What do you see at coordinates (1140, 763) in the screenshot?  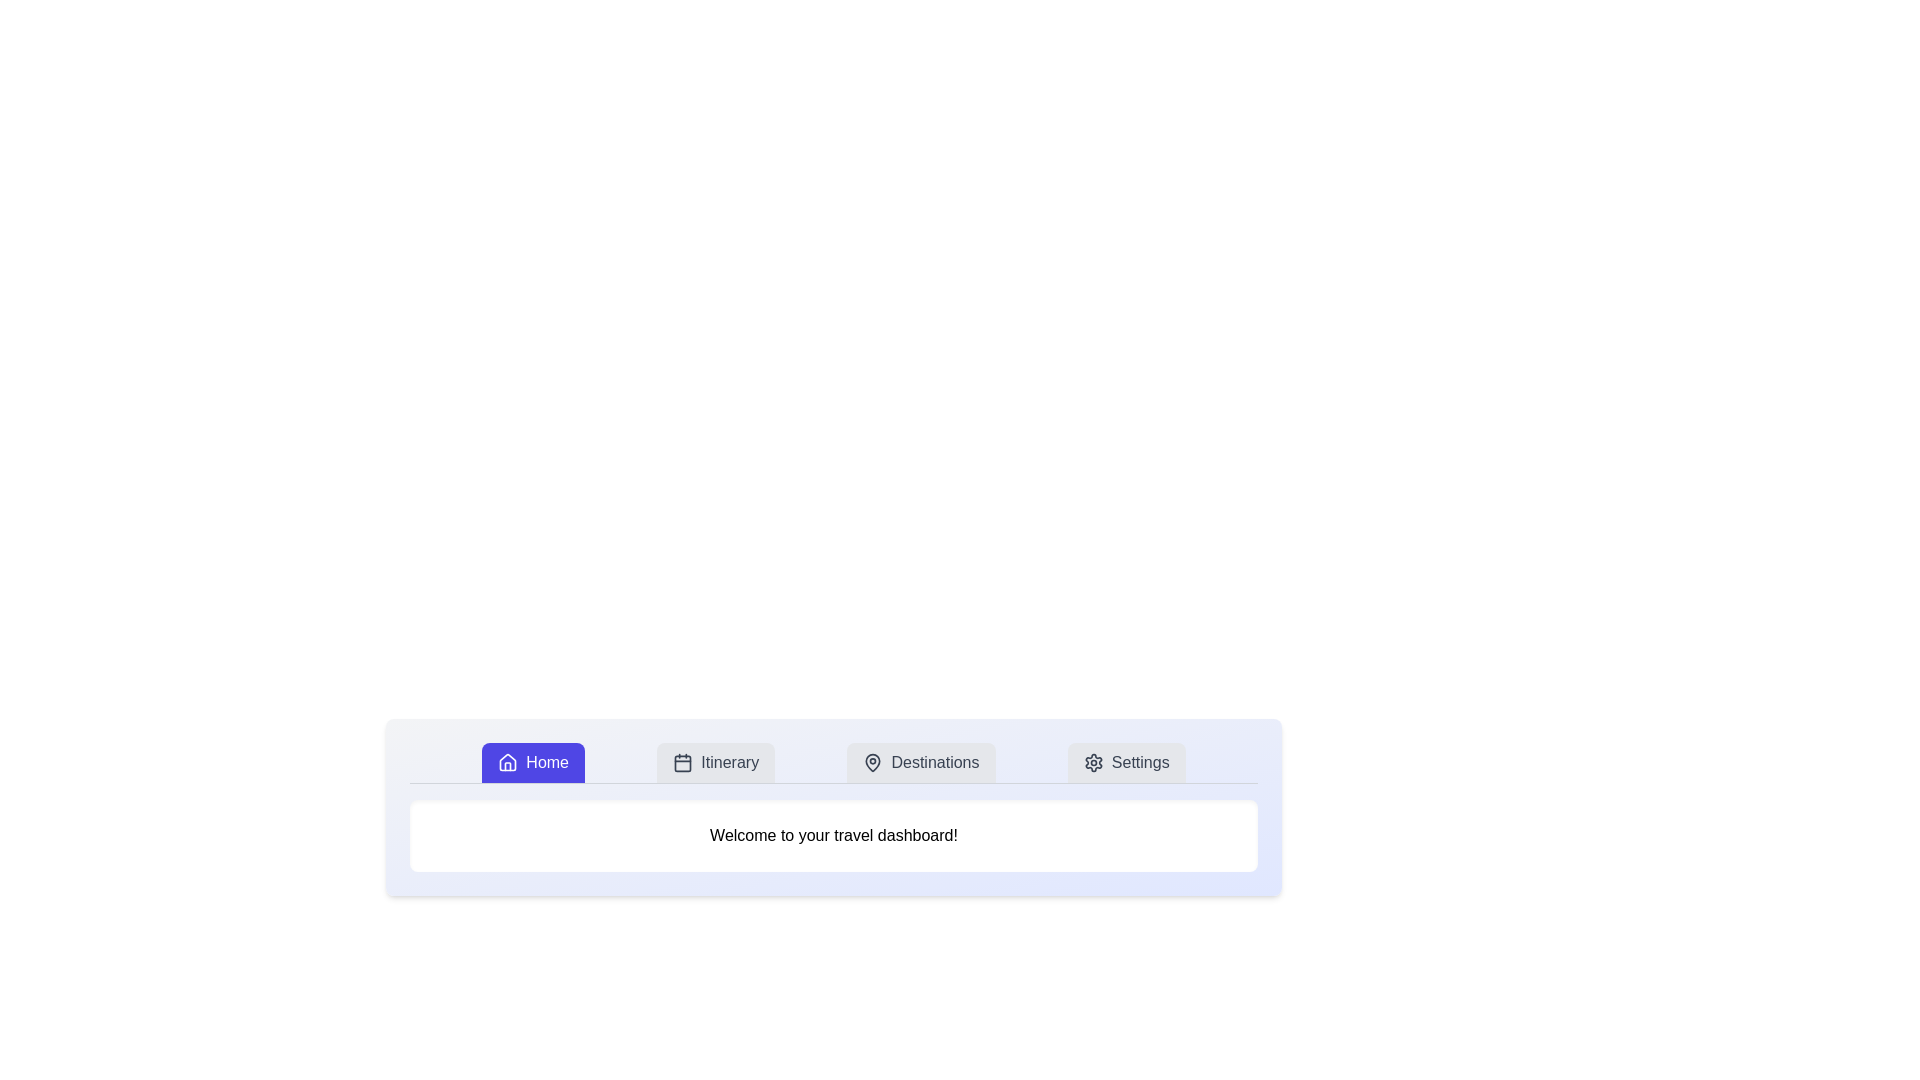 I see `the settings button located in the top-right corner of the navigation bar` at bounding box center [1140, 763].